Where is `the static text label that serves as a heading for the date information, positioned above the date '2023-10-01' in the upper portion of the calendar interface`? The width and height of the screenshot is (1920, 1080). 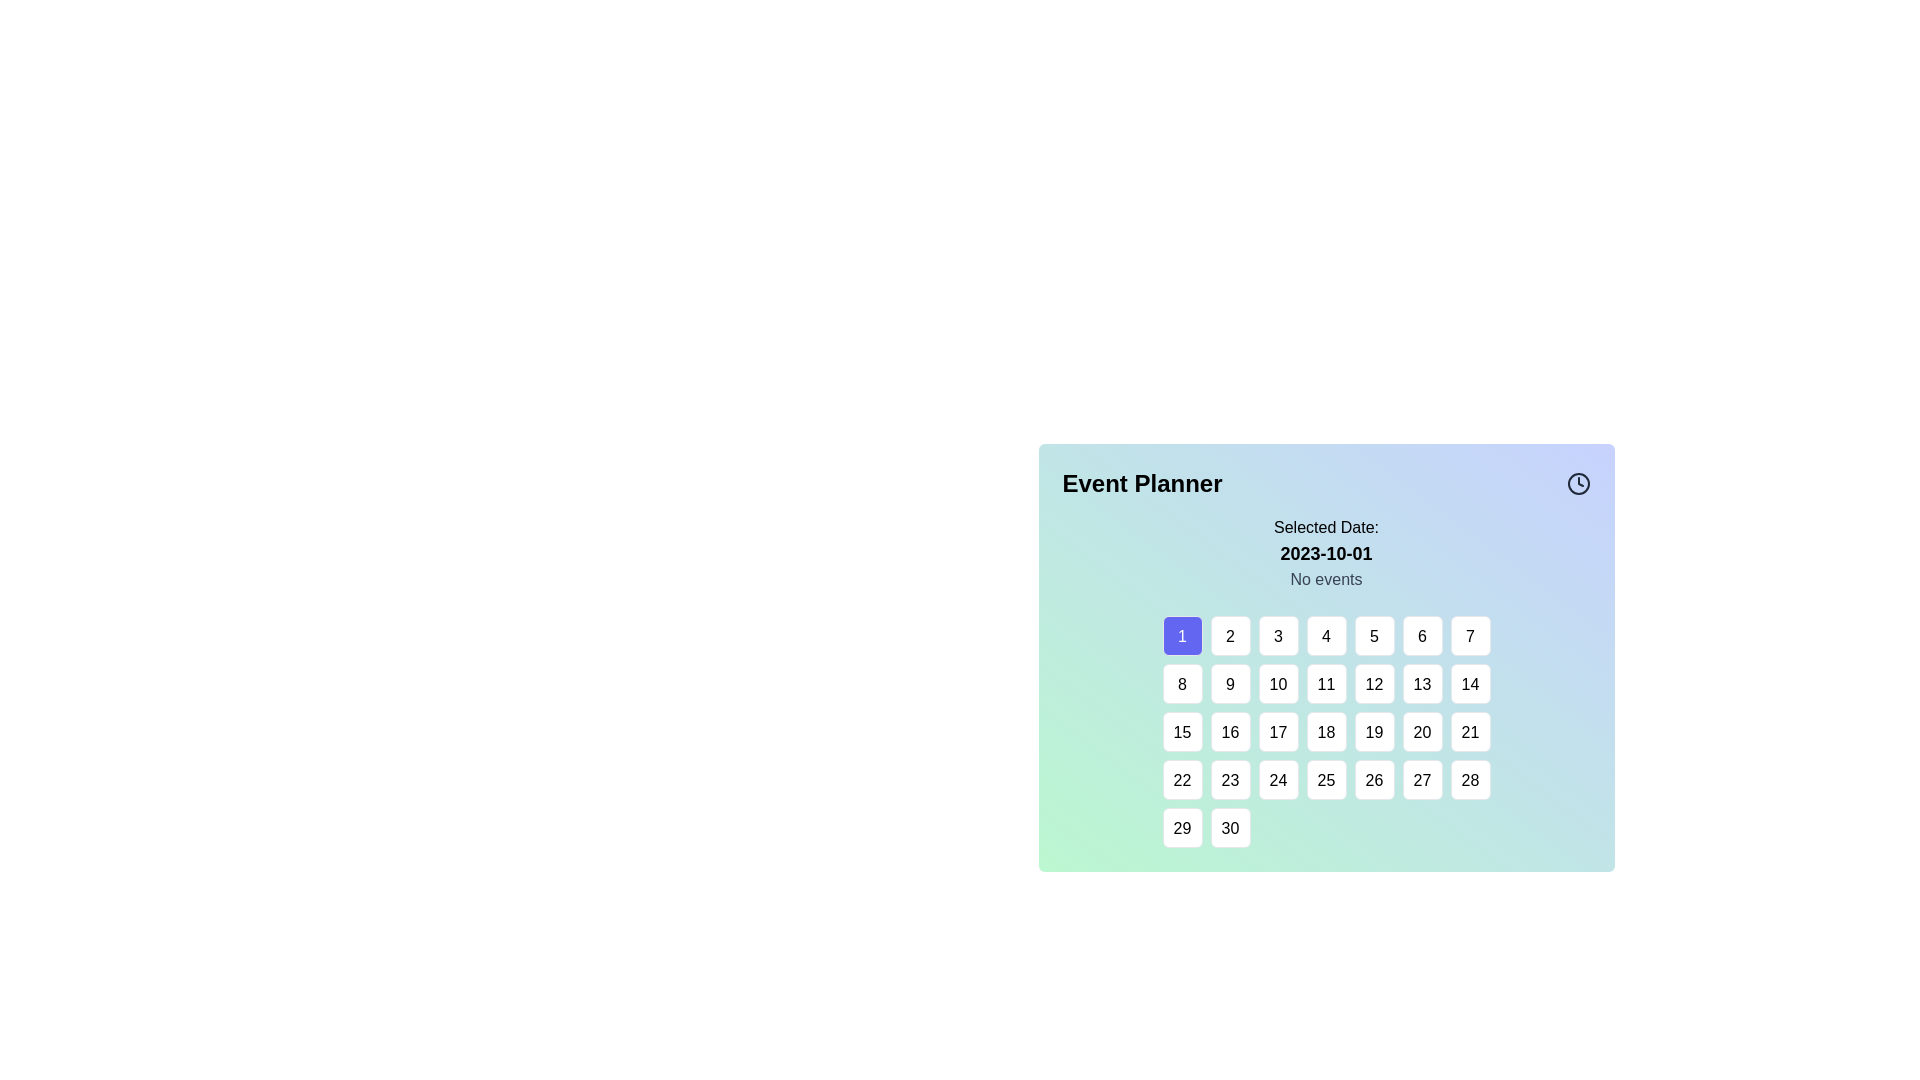 the static text label that serves as a heading for the date information, positioned above the date '2023-10-01' in the upper portion of the calendar interface is located at coordinates (1326, 527).